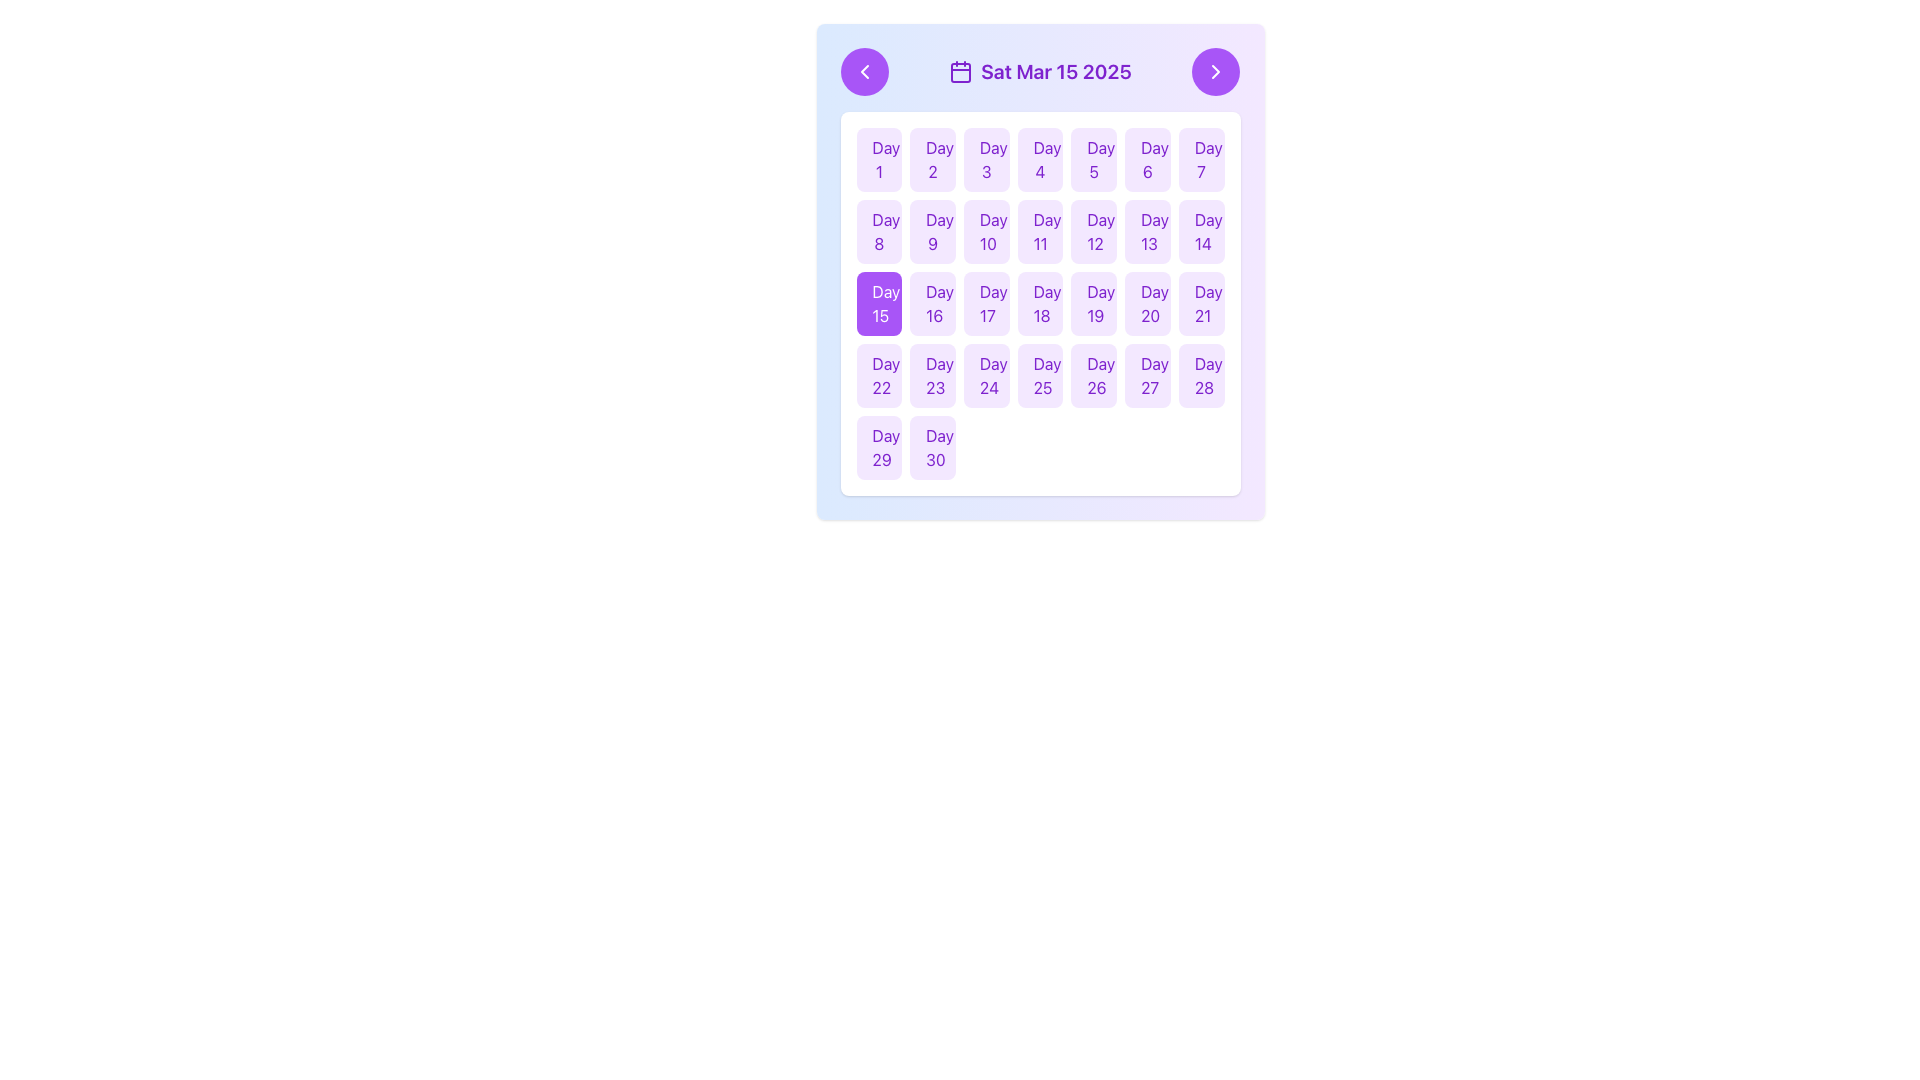 The width and height of the screenshot is (1920, 1080). I want to click on the 'Day 27' button, which is a rectangular button with purple text on a light purple background, located in the fourth row and sixth from the left, so click(1147, 375).